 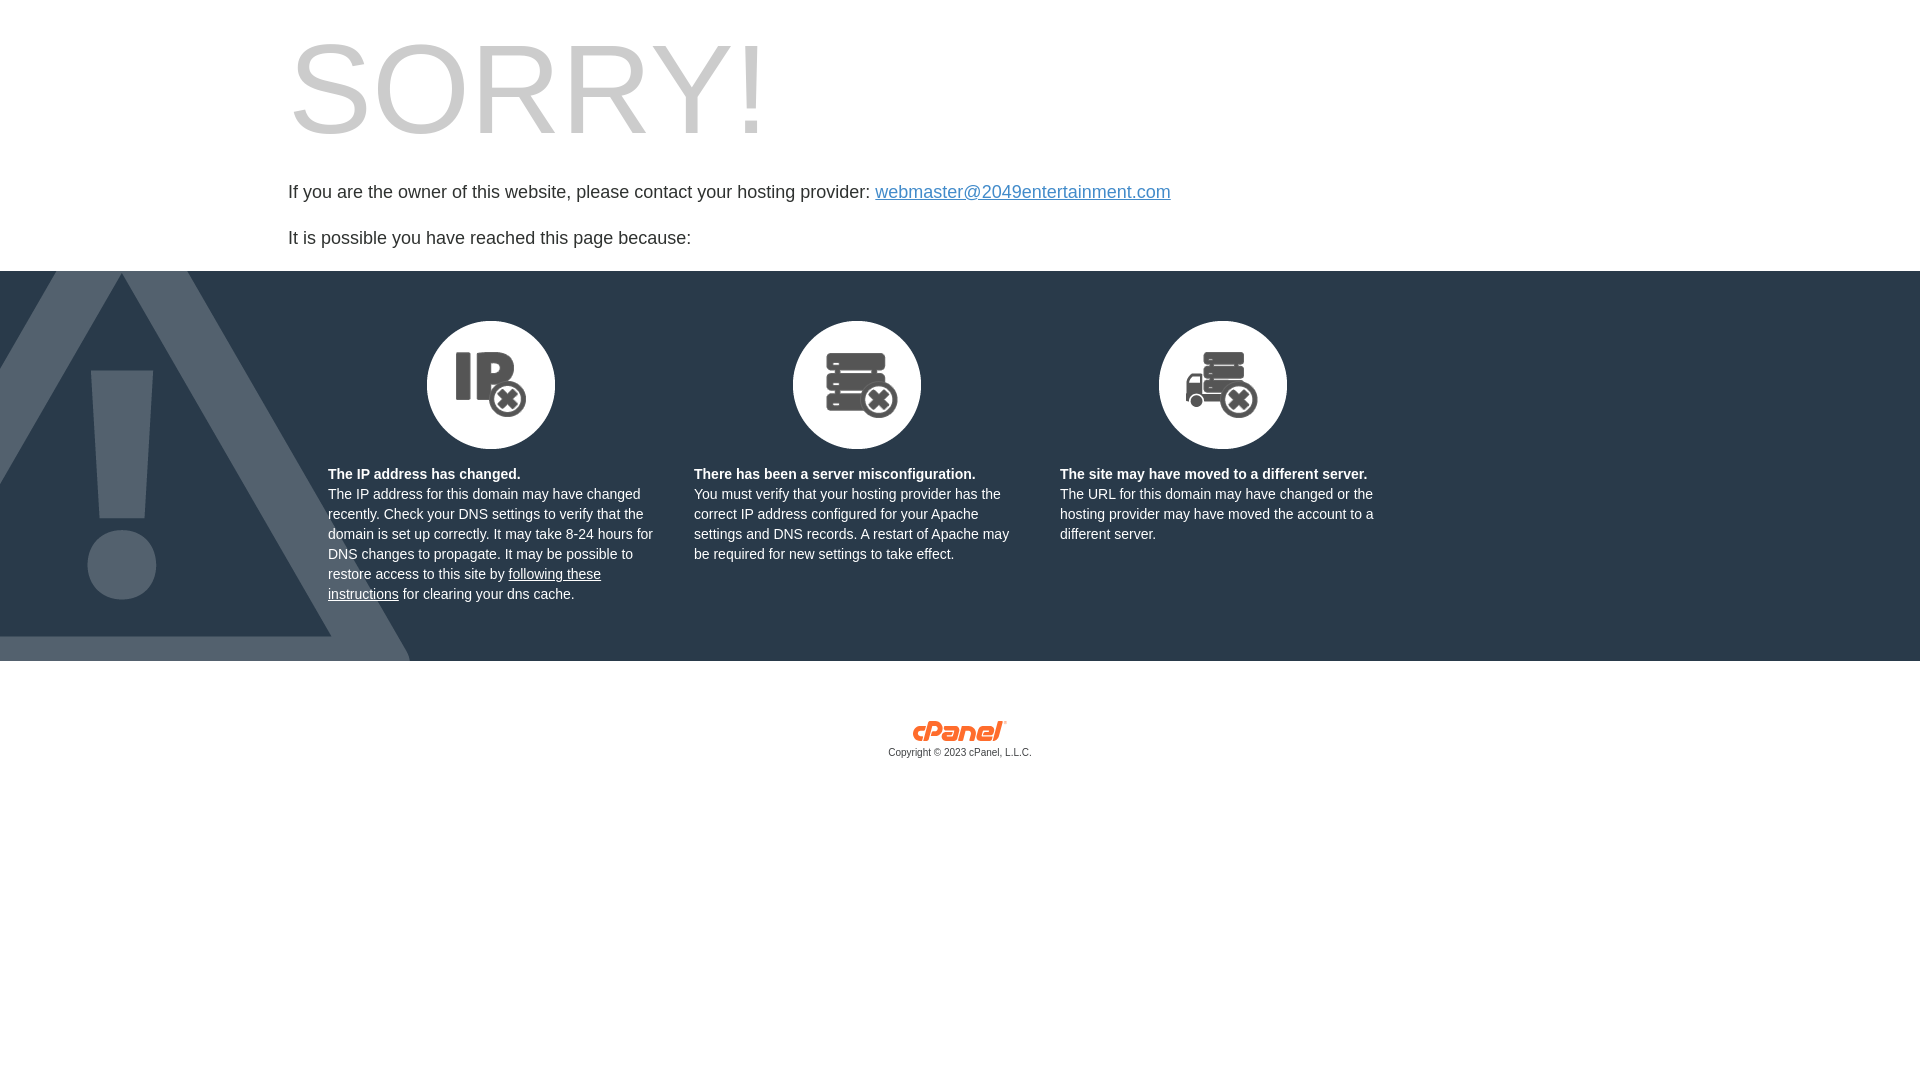 What do you see at coordinates (1022, 192) in the screenshot?
I see `'webmaster@2049entertainment.com'` at bounding box center [1022, 192].